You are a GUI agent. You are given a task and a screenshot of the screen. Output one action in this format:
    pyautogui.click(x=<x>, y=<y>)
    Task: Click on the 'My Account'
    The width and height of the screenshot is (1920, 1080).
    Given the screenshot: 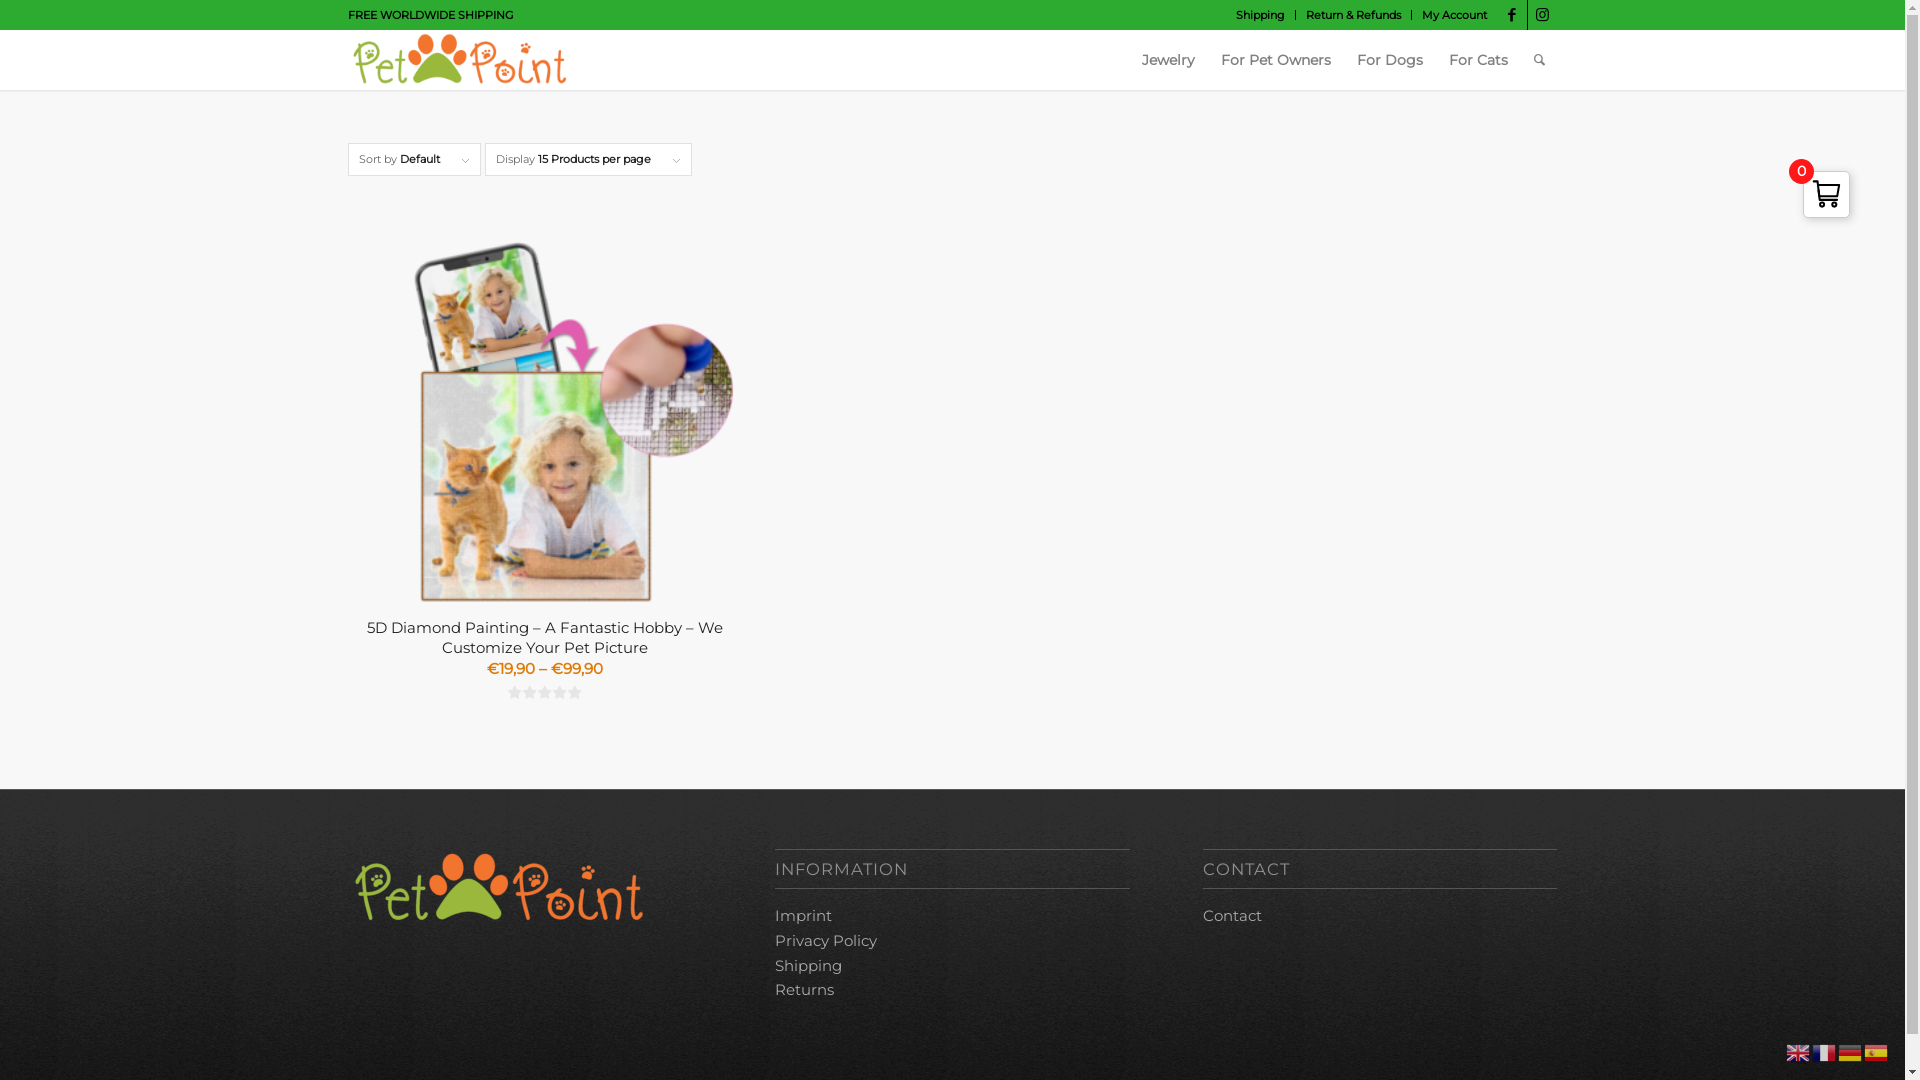 What is the action you would take?
    pyautogui.click(x=1454, y=15)
    